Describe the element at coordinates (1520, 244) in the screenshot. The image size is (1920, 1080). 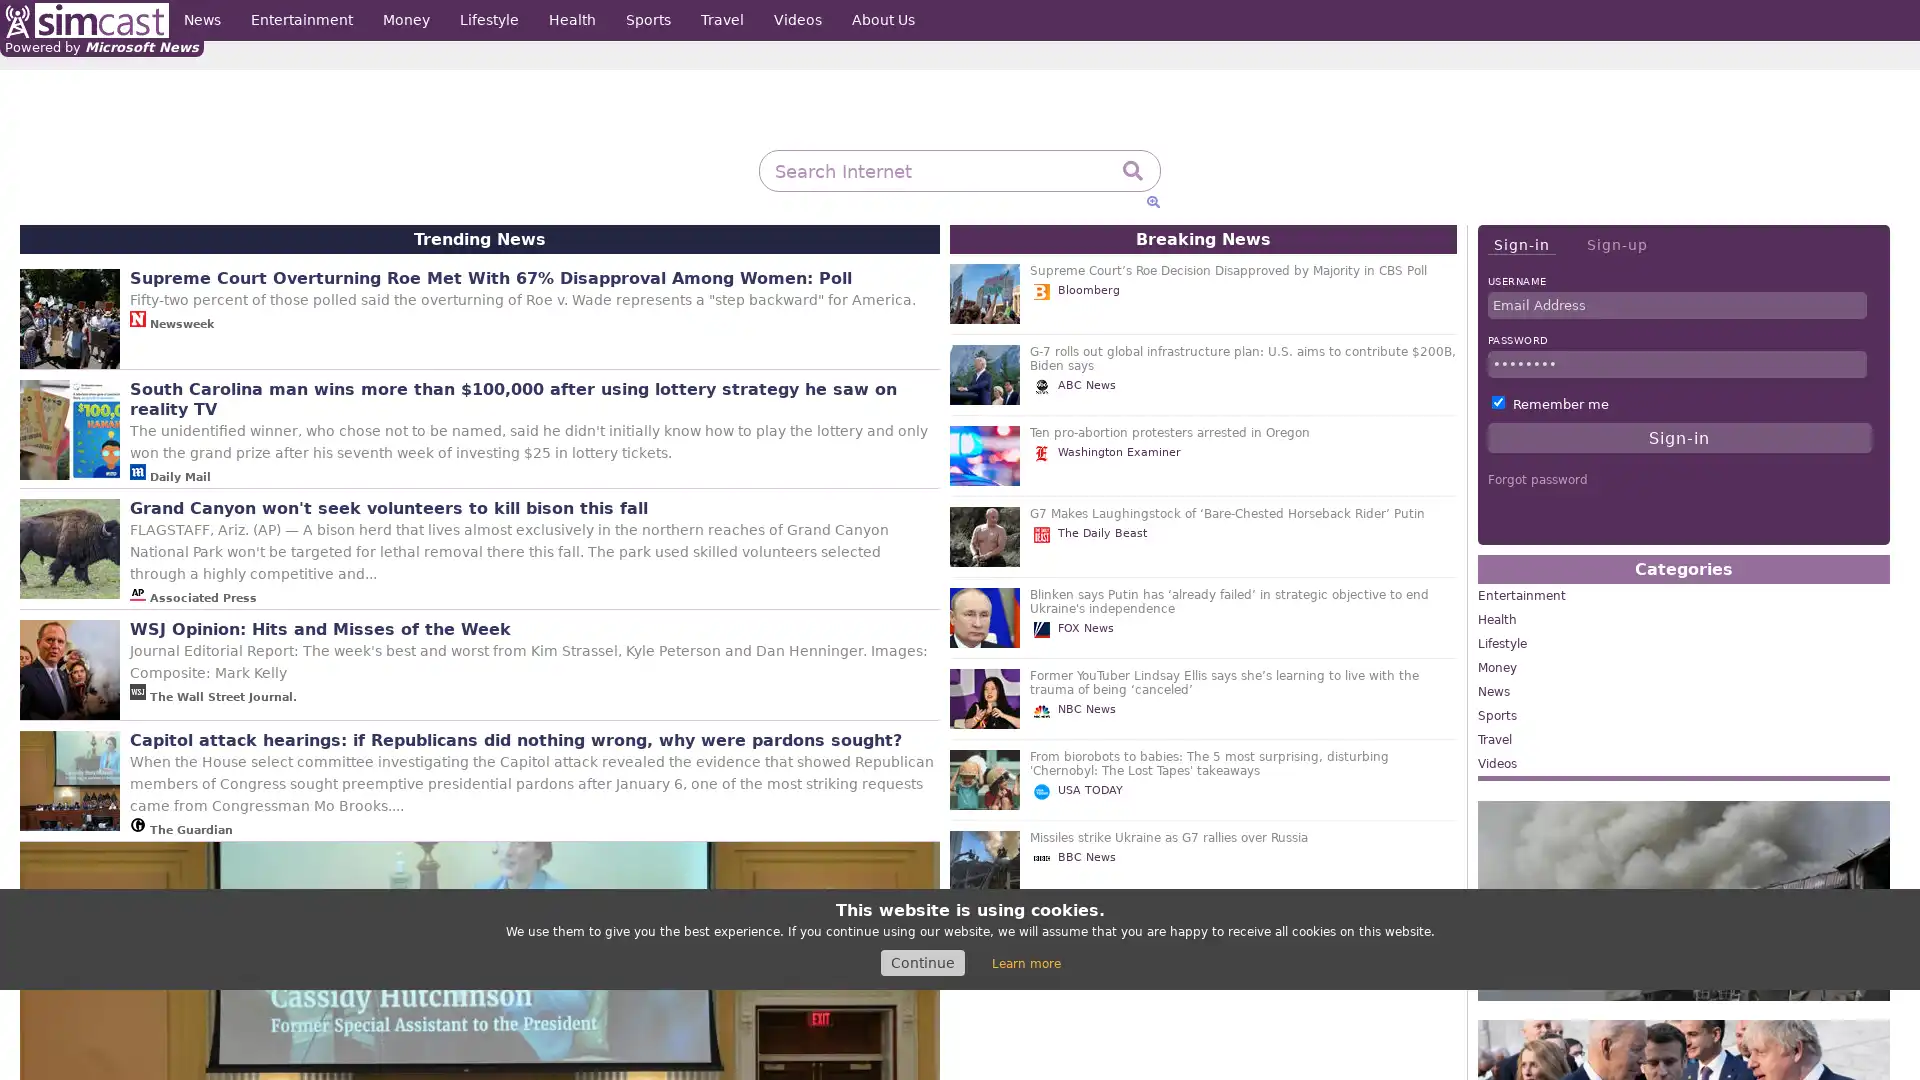
I see `Sign-in` at that location.